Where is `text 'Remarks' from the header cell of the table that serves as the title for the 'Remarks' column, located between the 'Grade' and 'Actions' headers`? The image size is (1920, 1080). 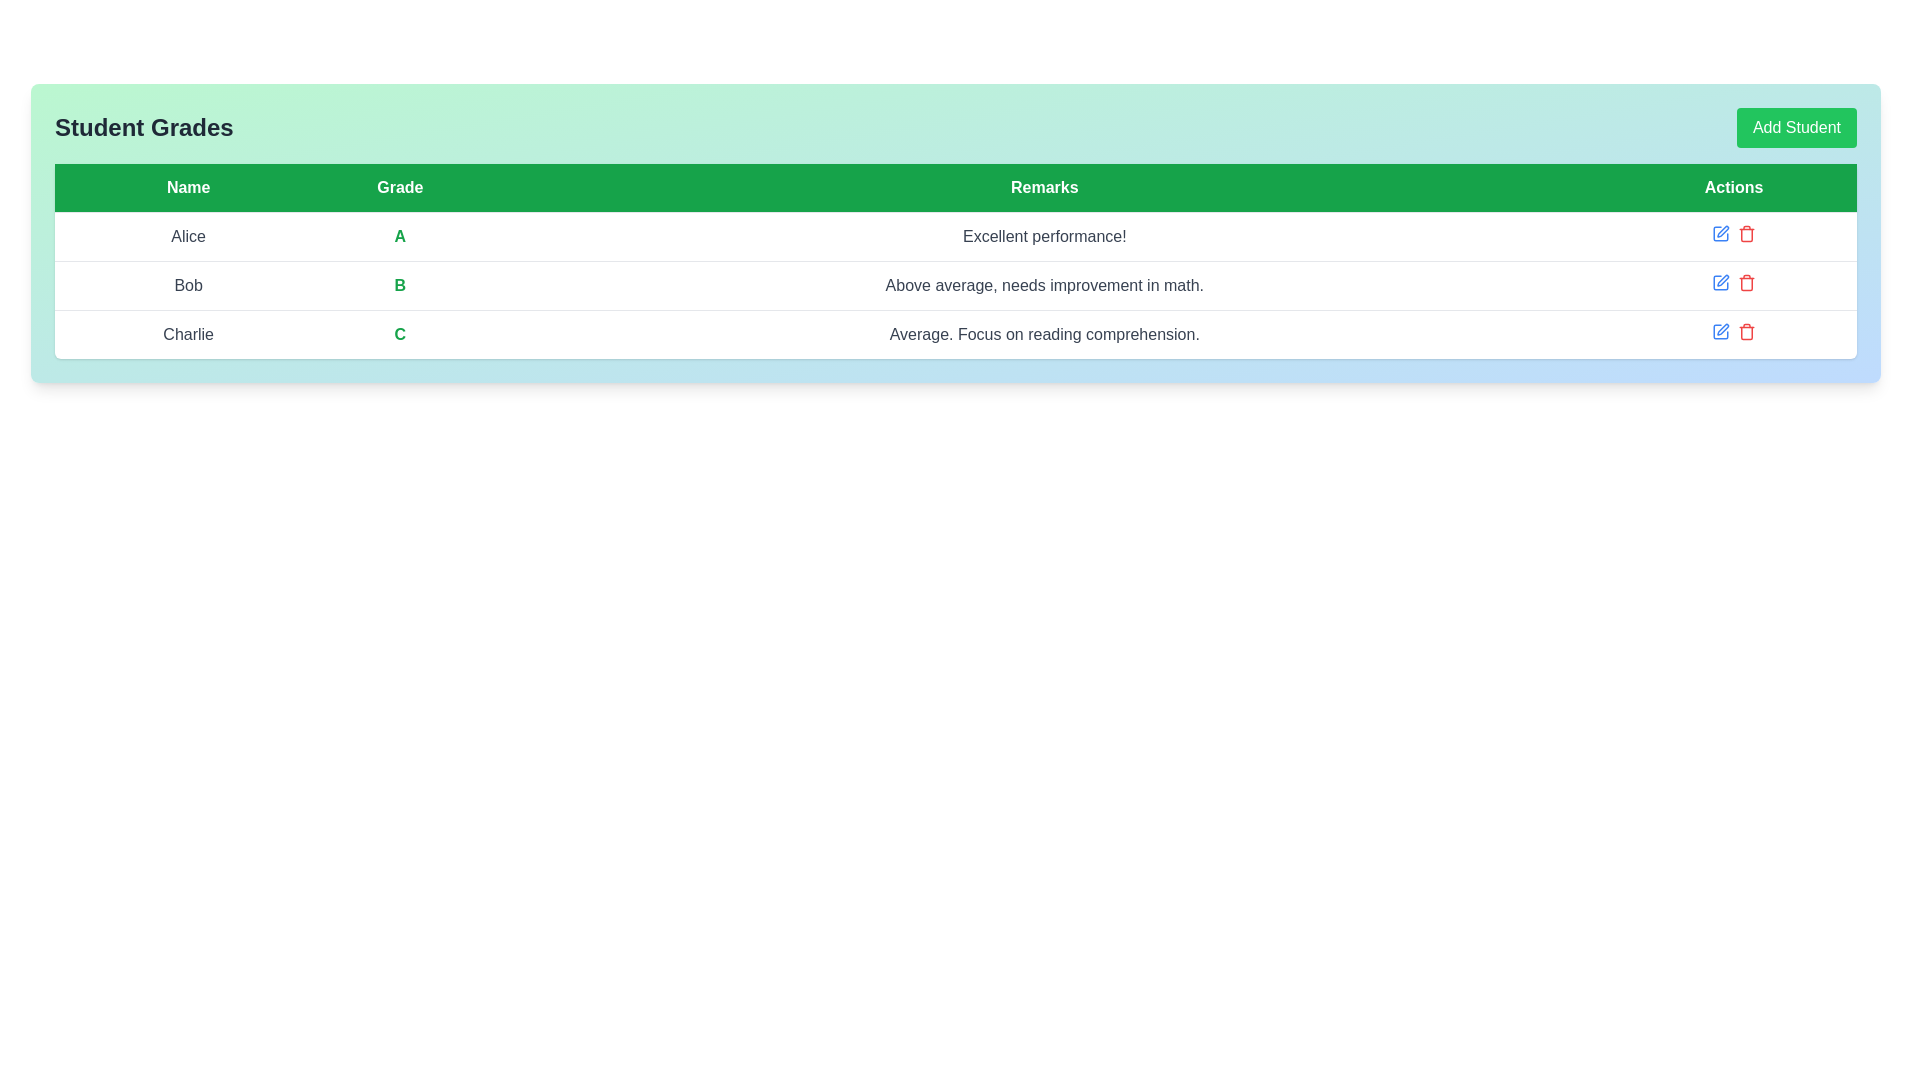
text 'Remarks' from the header cell of the table that serves as the title for the 'Remarks' column, located between the 'Grade' and 'Actions' headers is located at coordinates (1043, 188).